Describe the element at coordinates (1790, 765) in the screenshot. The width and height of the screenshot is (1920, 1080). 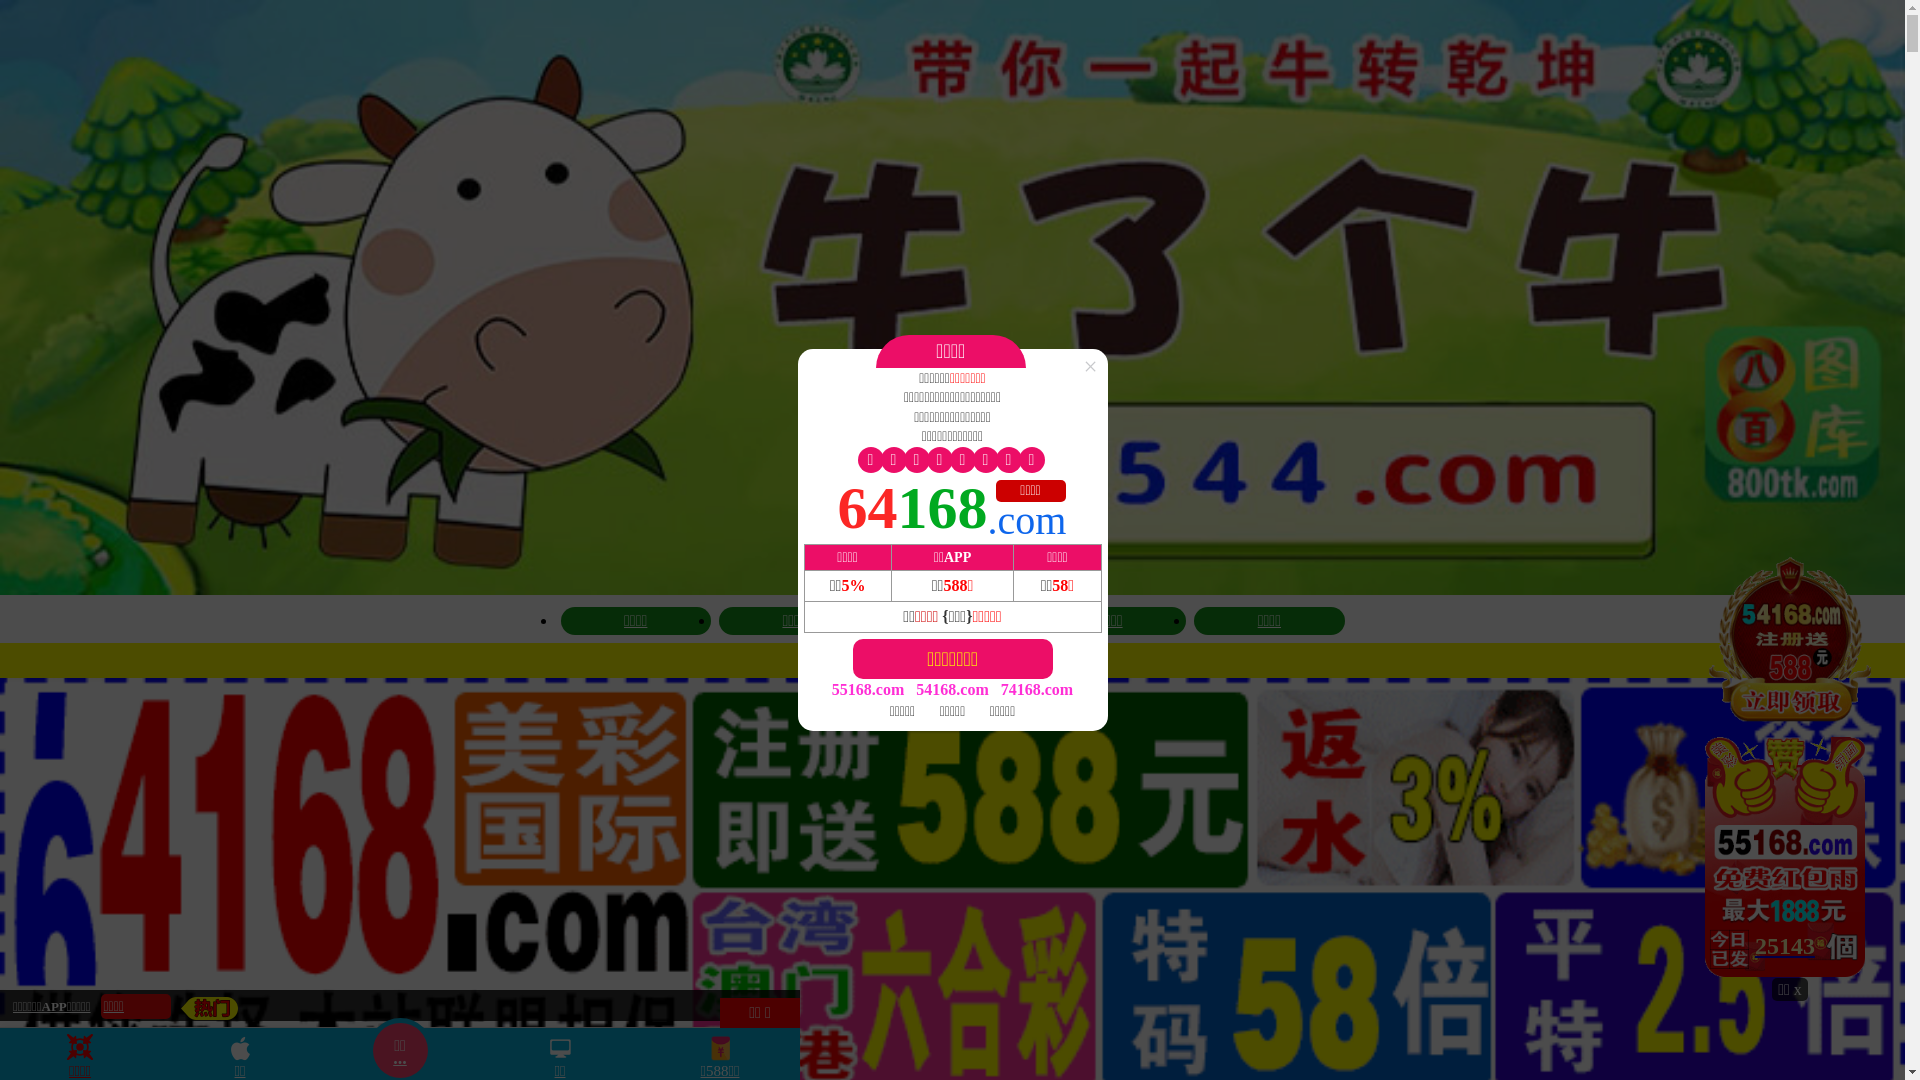
I see `'25345'` at that location.